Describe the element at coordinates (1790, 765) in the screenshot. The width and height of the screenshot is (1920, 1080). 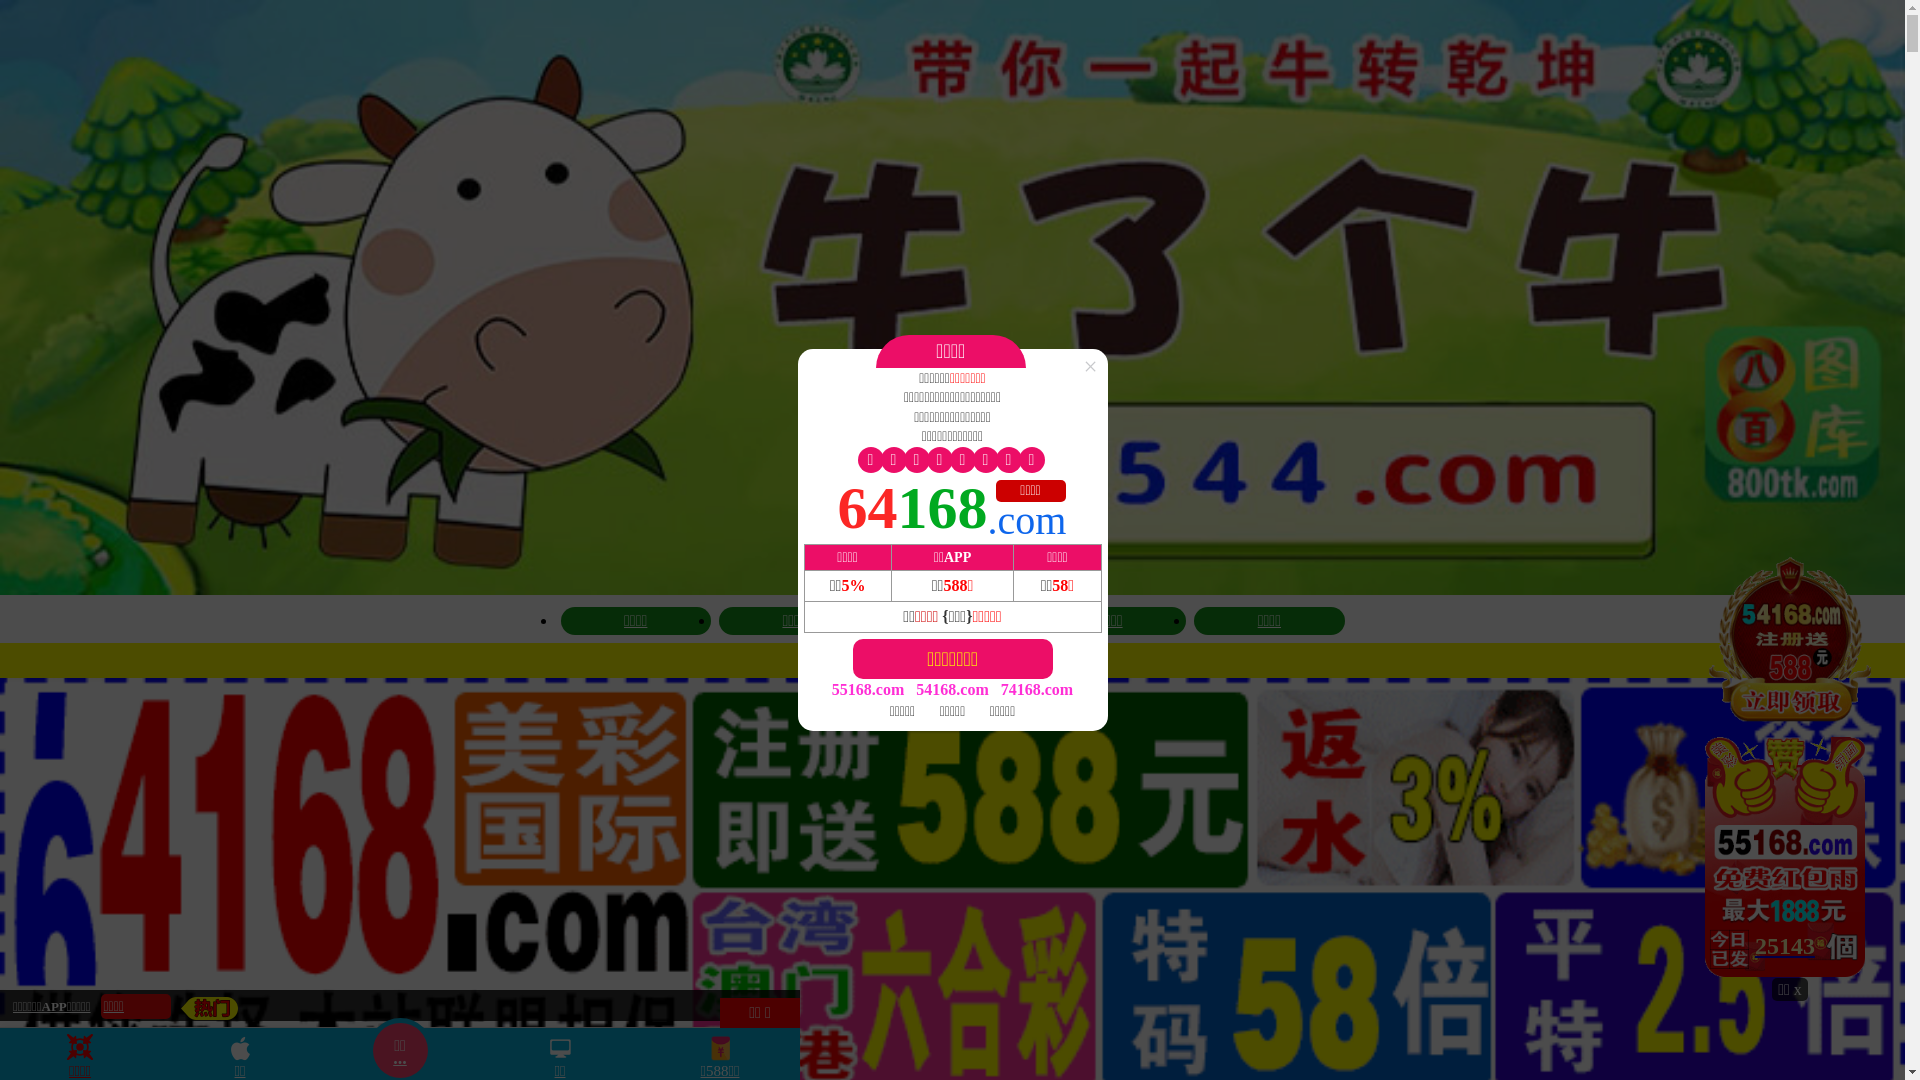
I see `'25345'` at that location.